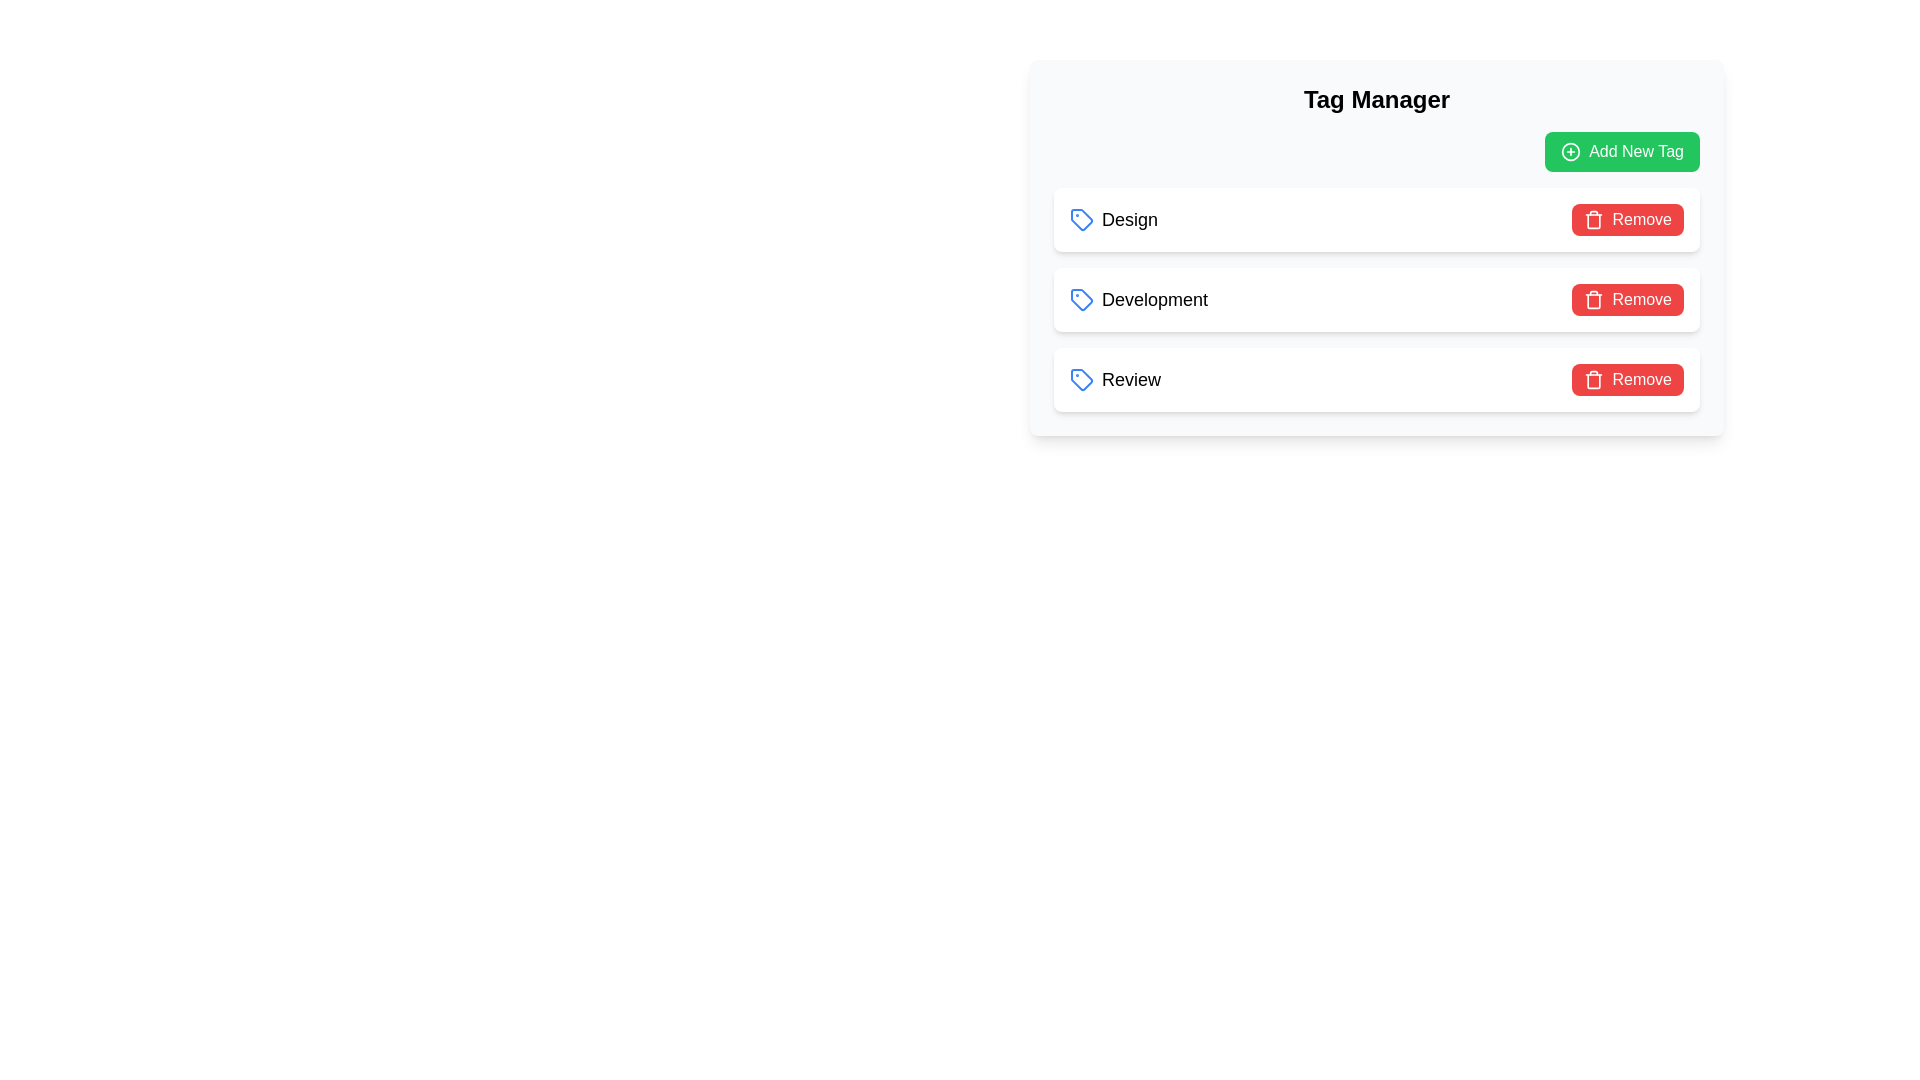 The image size is (1920, 1080). I want to click on the delete icon located within the 'Remove' button, so click(1593, 300).